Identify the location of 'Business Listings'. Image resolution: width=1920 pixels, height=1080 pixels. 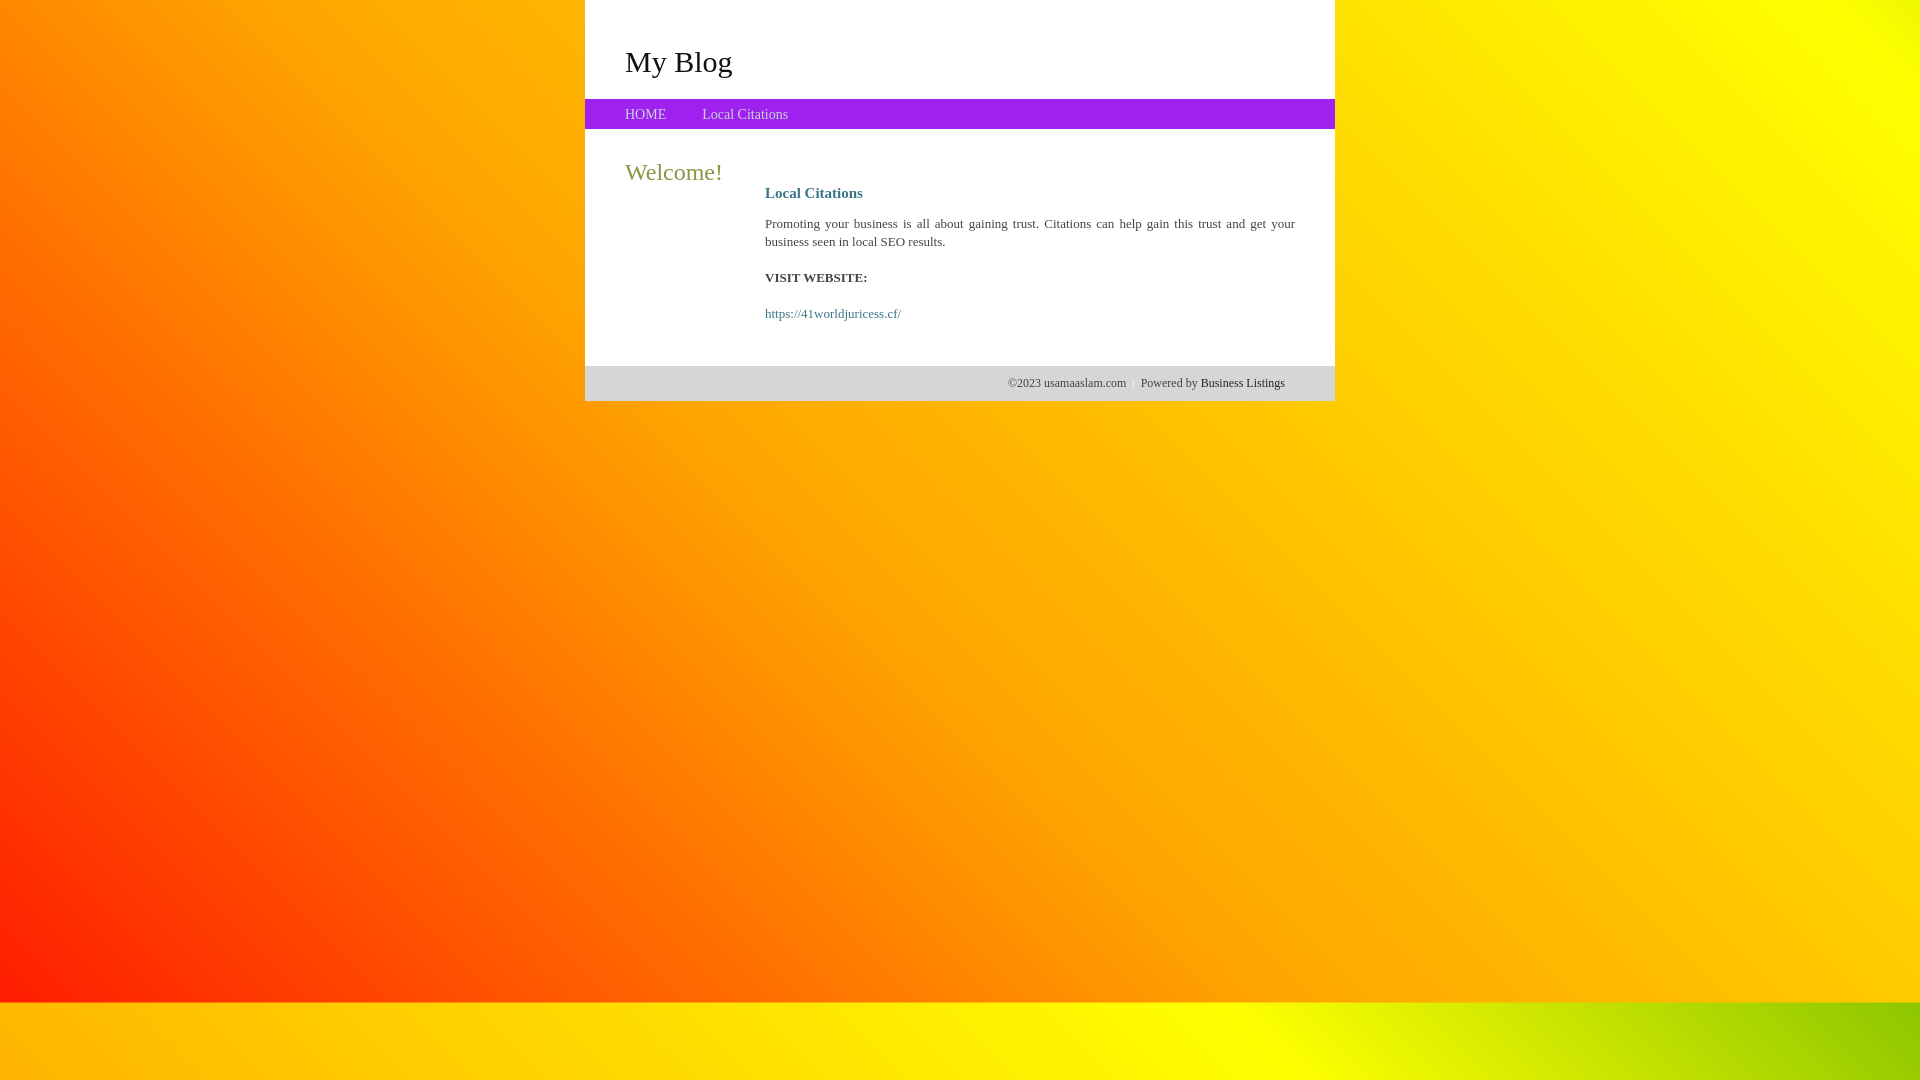
(1200, 382).